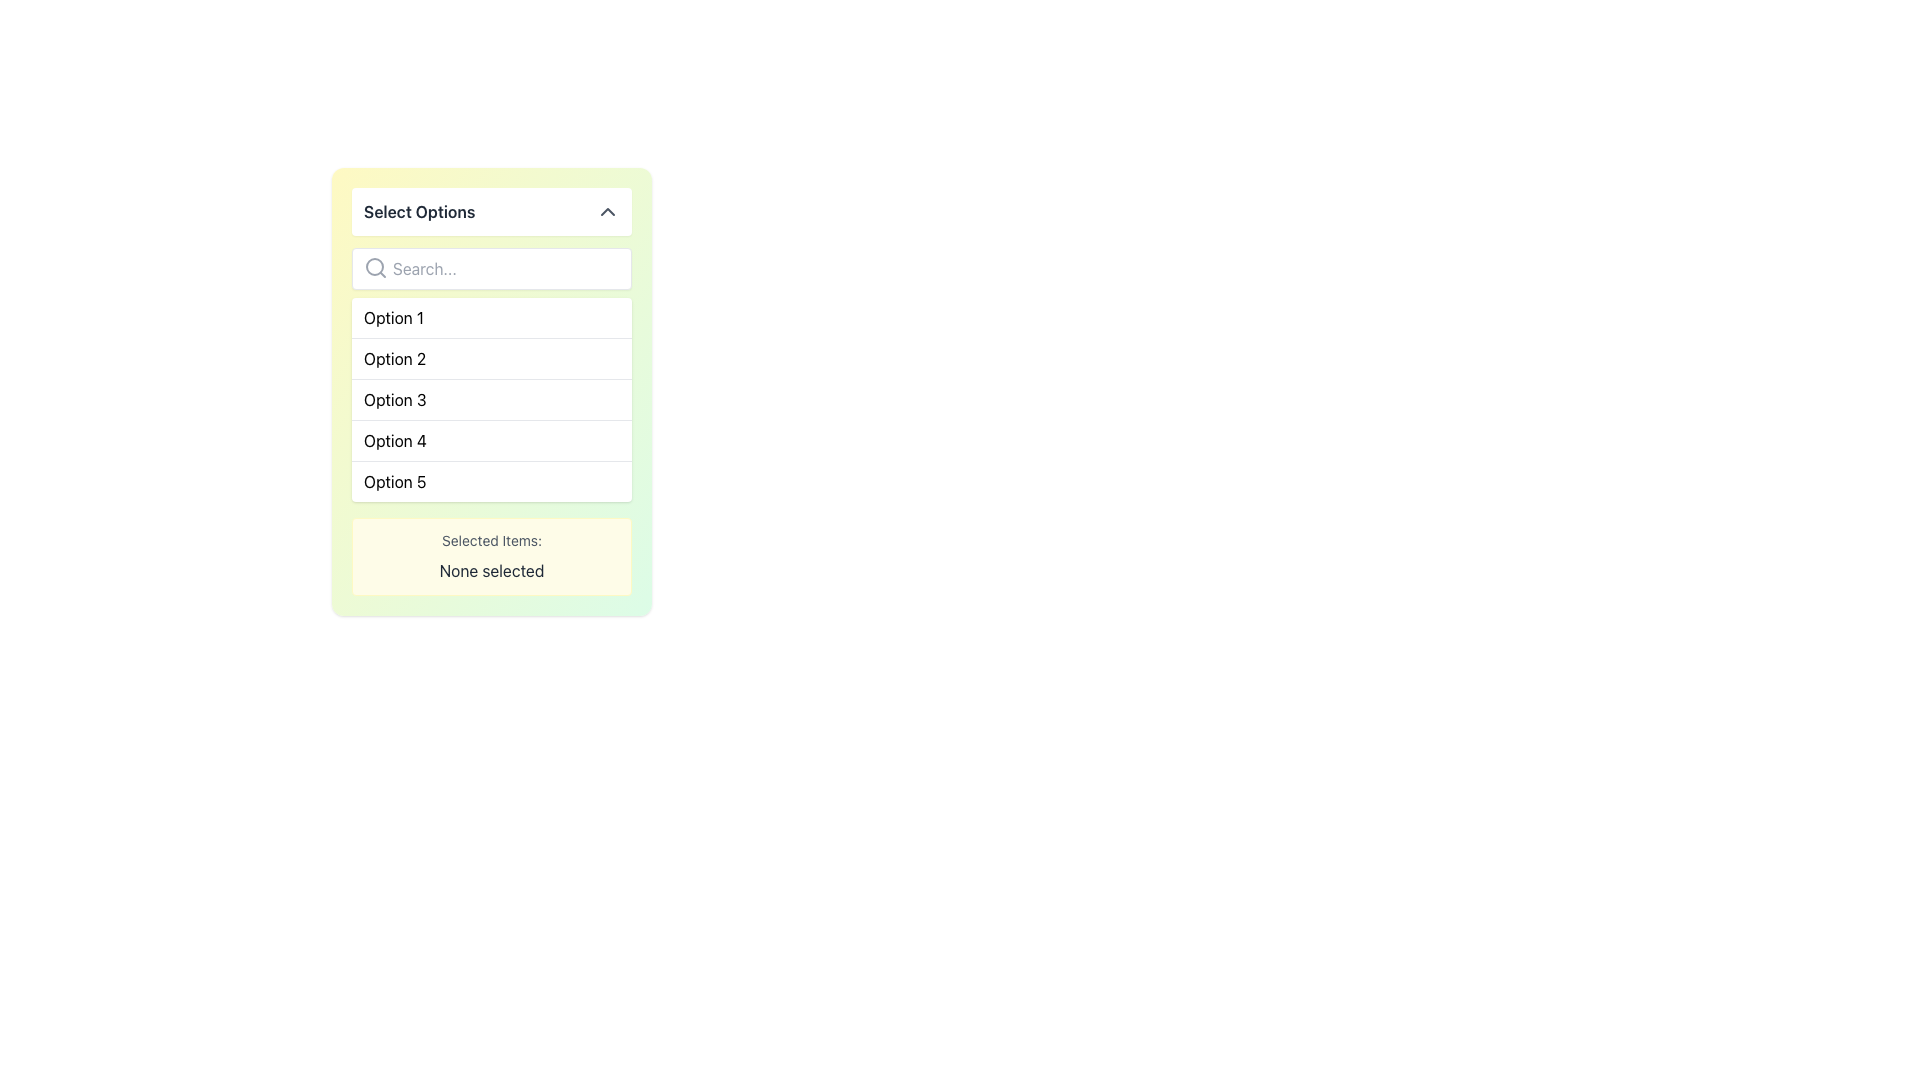 The image size is (1920, 1080). I want to click on the first list item labeled 'Option 1', so click(491, 316).